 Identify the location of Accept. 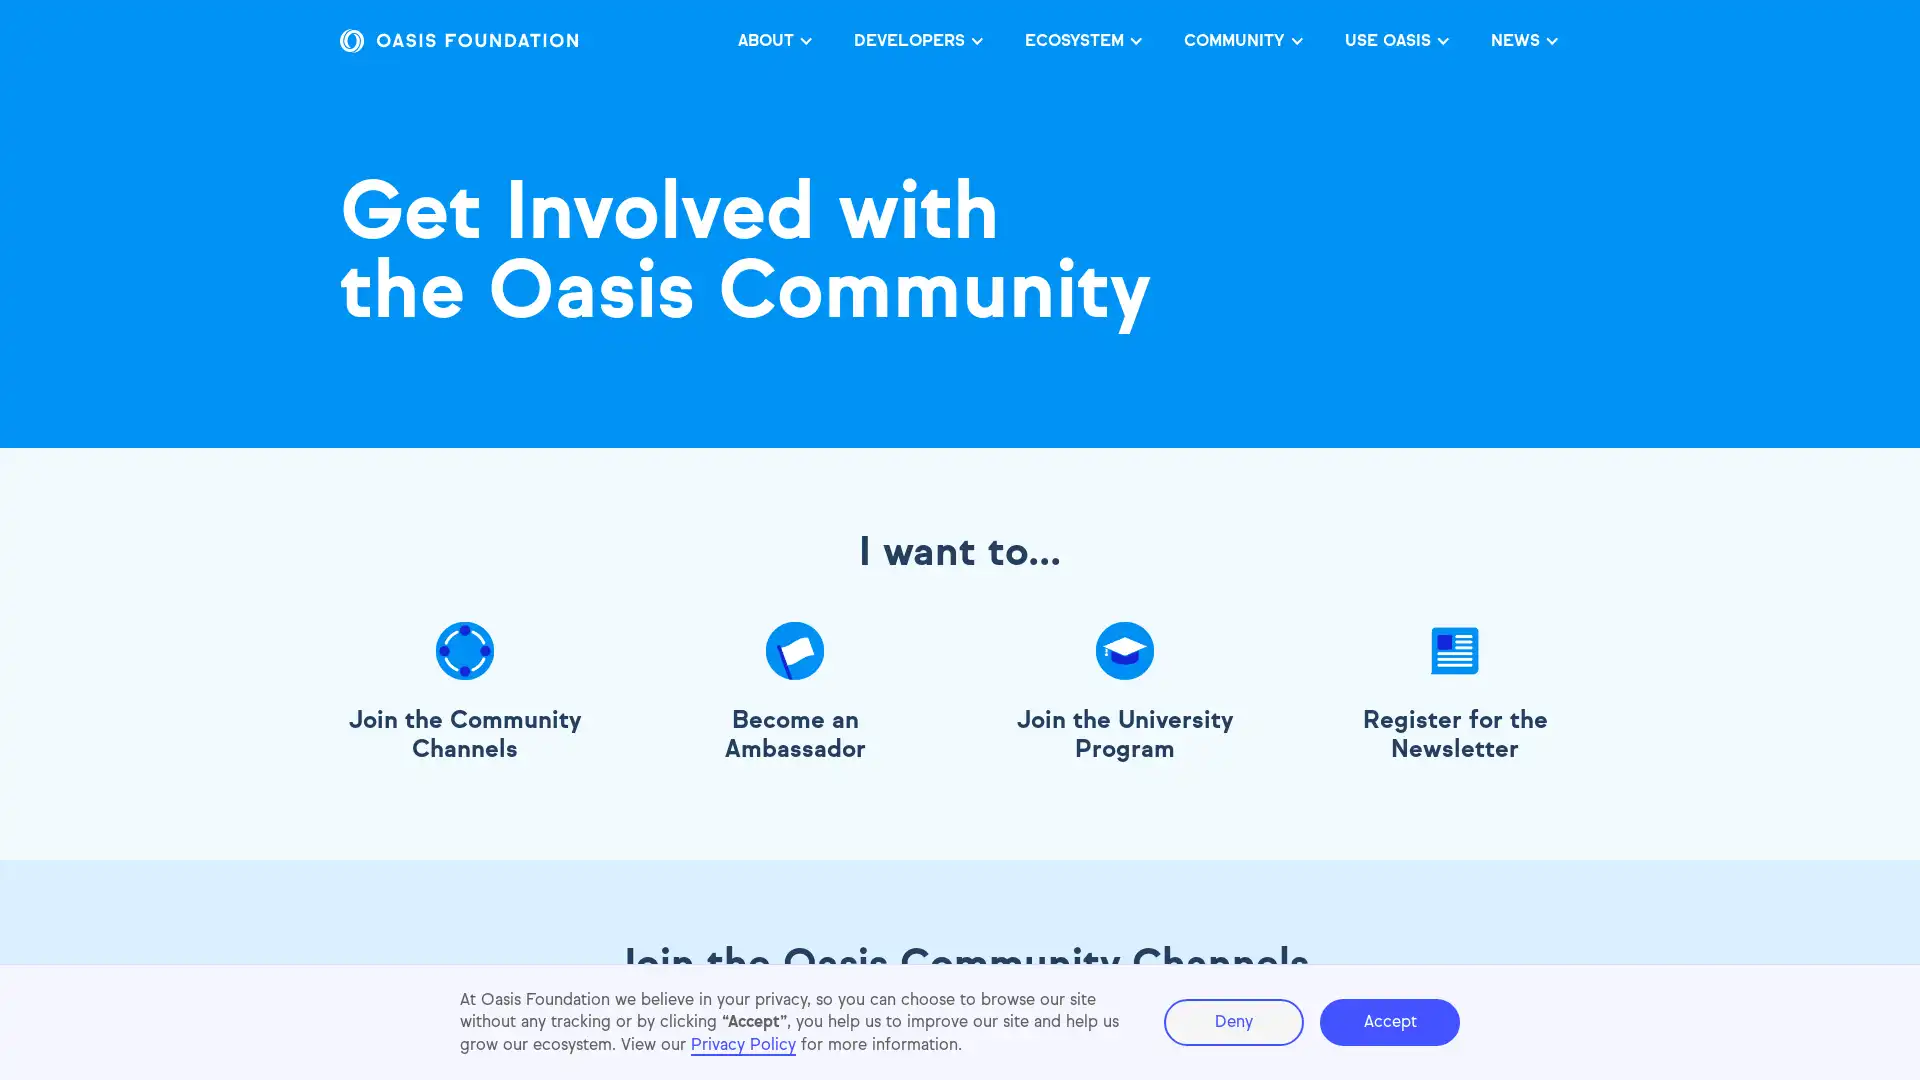
(1389, 1022).